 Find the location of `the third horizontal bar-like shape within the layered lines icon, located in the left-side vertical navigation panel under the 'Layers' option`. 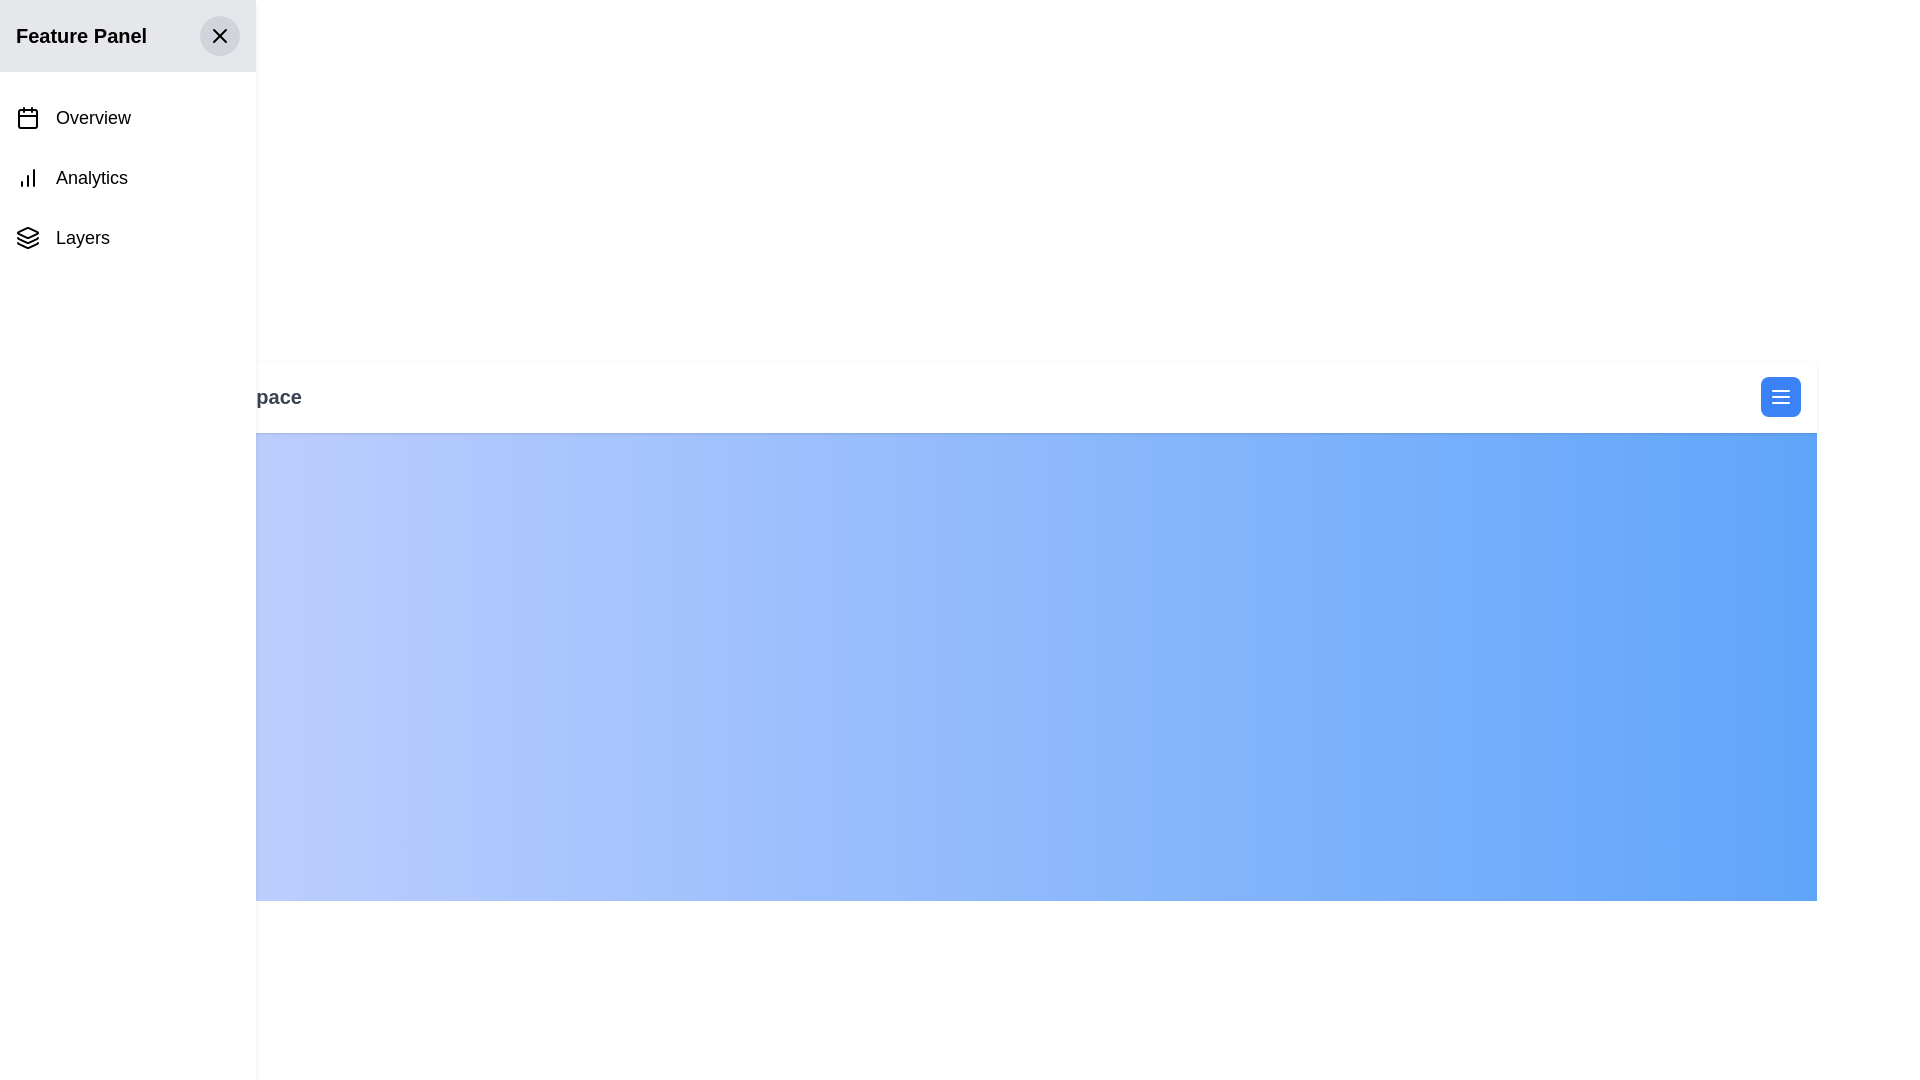

the third horizontal bar-like shape within the layered lines icon, located in the left-side vertical navigation panel under the 'Layers' option is located at coordinates (28, 244).